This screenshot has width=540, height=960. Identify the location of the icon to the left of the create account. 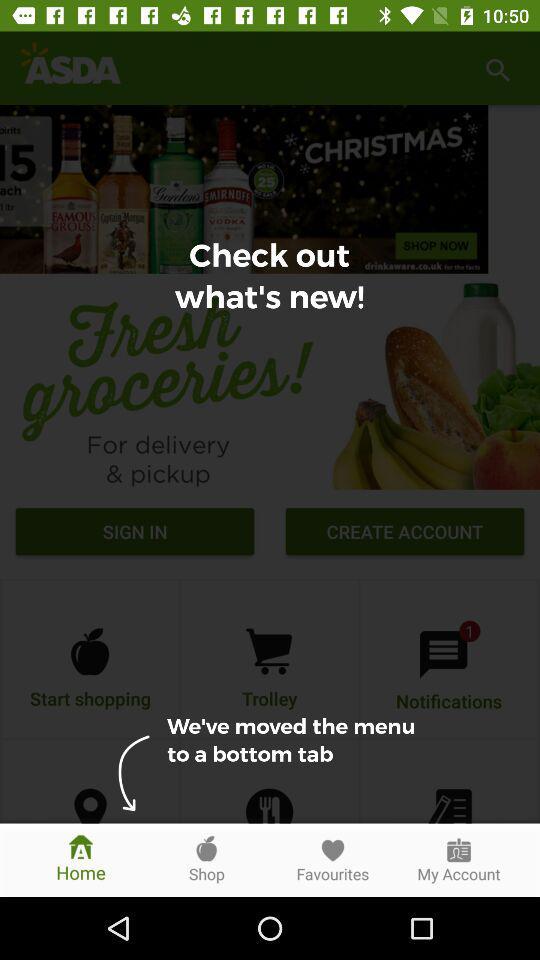
(135, 533).